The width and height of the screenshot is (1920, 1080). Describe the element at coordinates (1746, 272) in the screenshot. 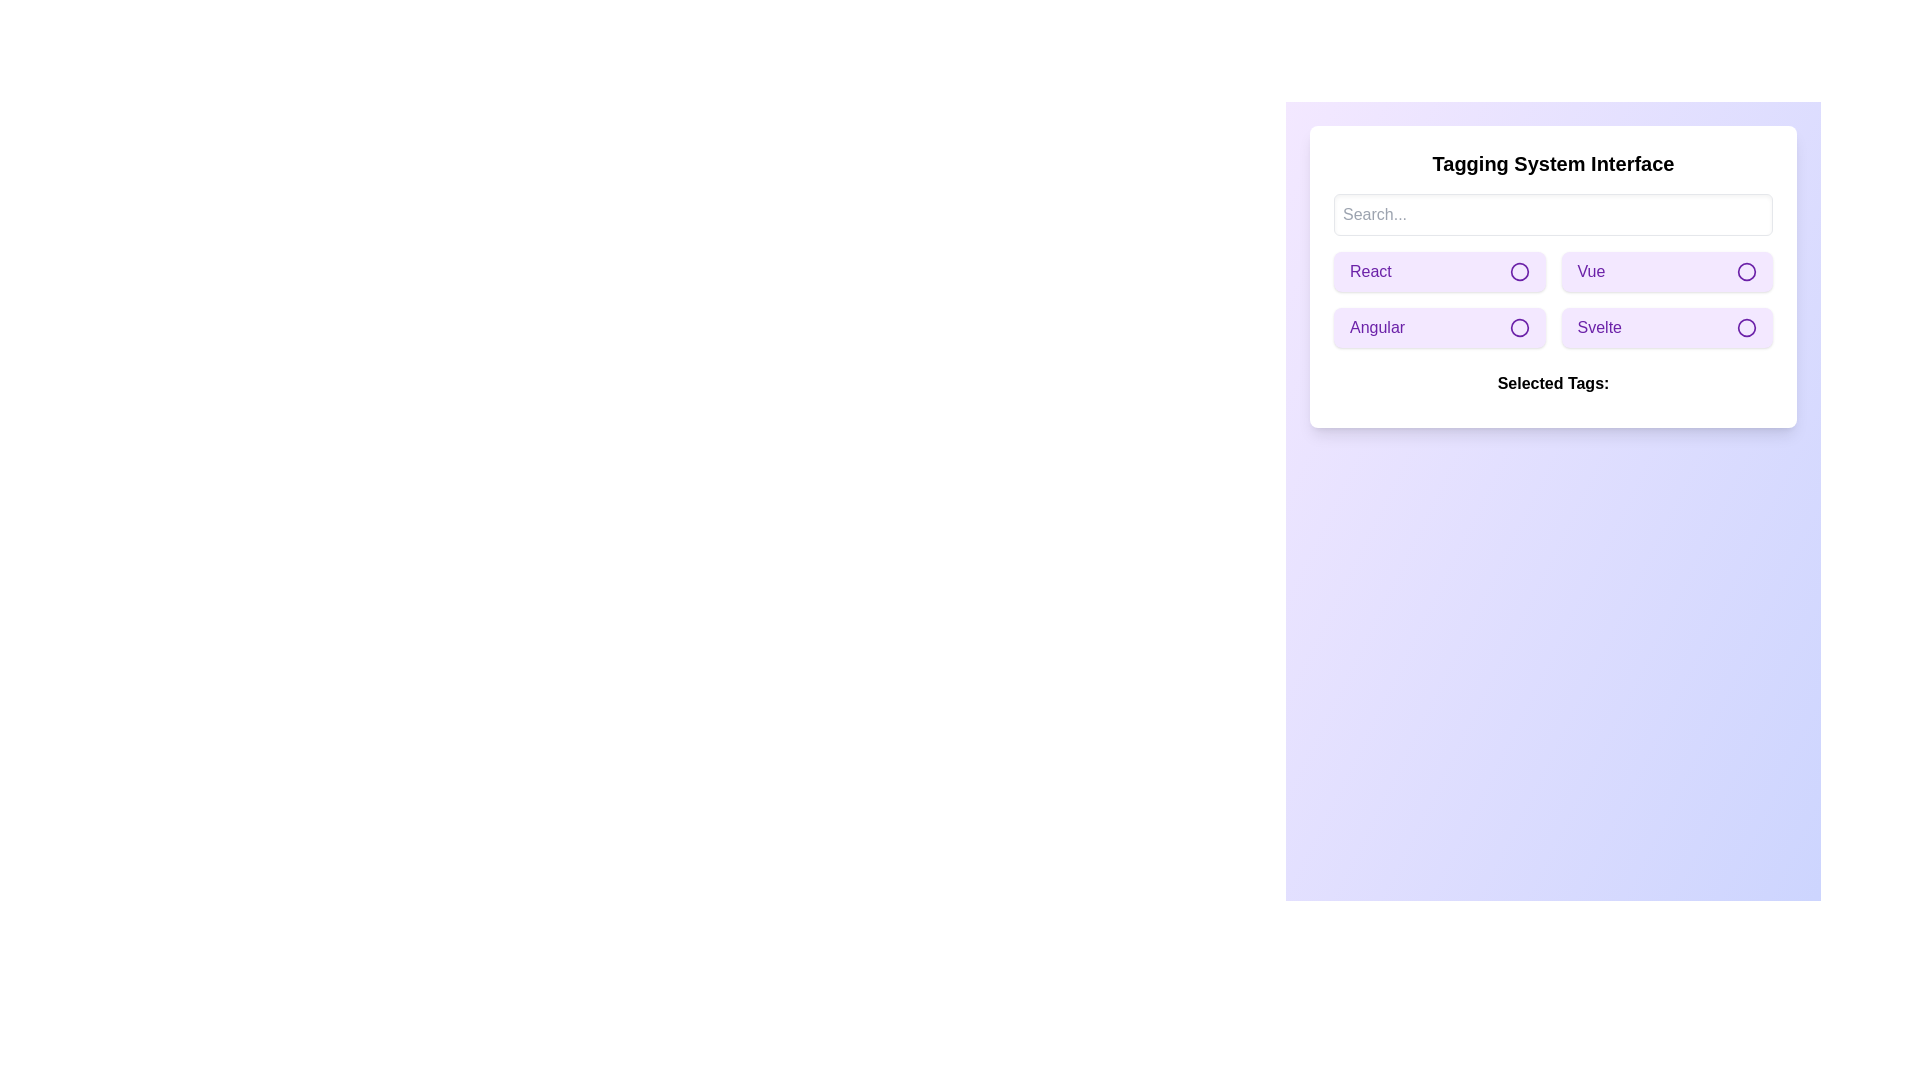

I see `the circular graphical element associated with the 'Vue' tag, located in the second row and second column of the tag selection interface` at that location.